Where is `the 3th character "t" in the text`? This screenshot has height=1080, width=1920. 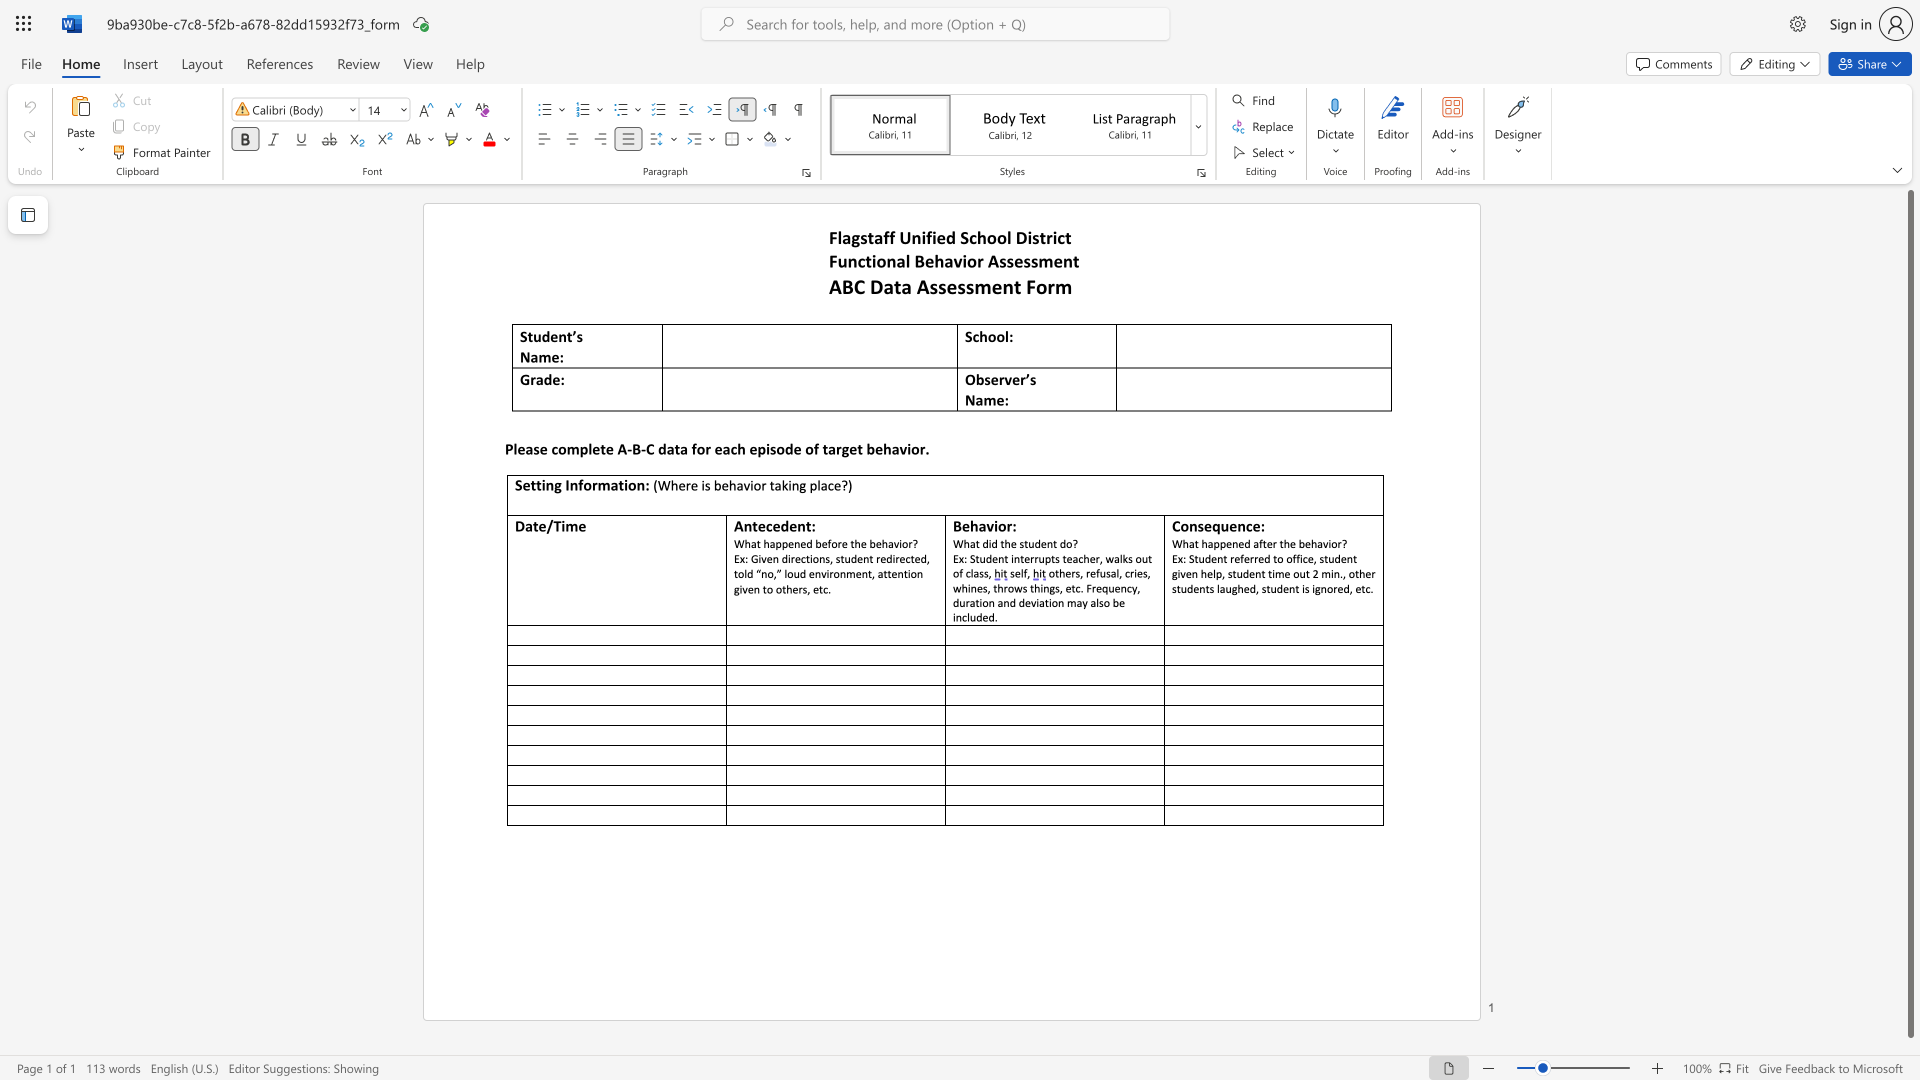 the 3th character "t" in the text is located at coordinates (1067, 236).